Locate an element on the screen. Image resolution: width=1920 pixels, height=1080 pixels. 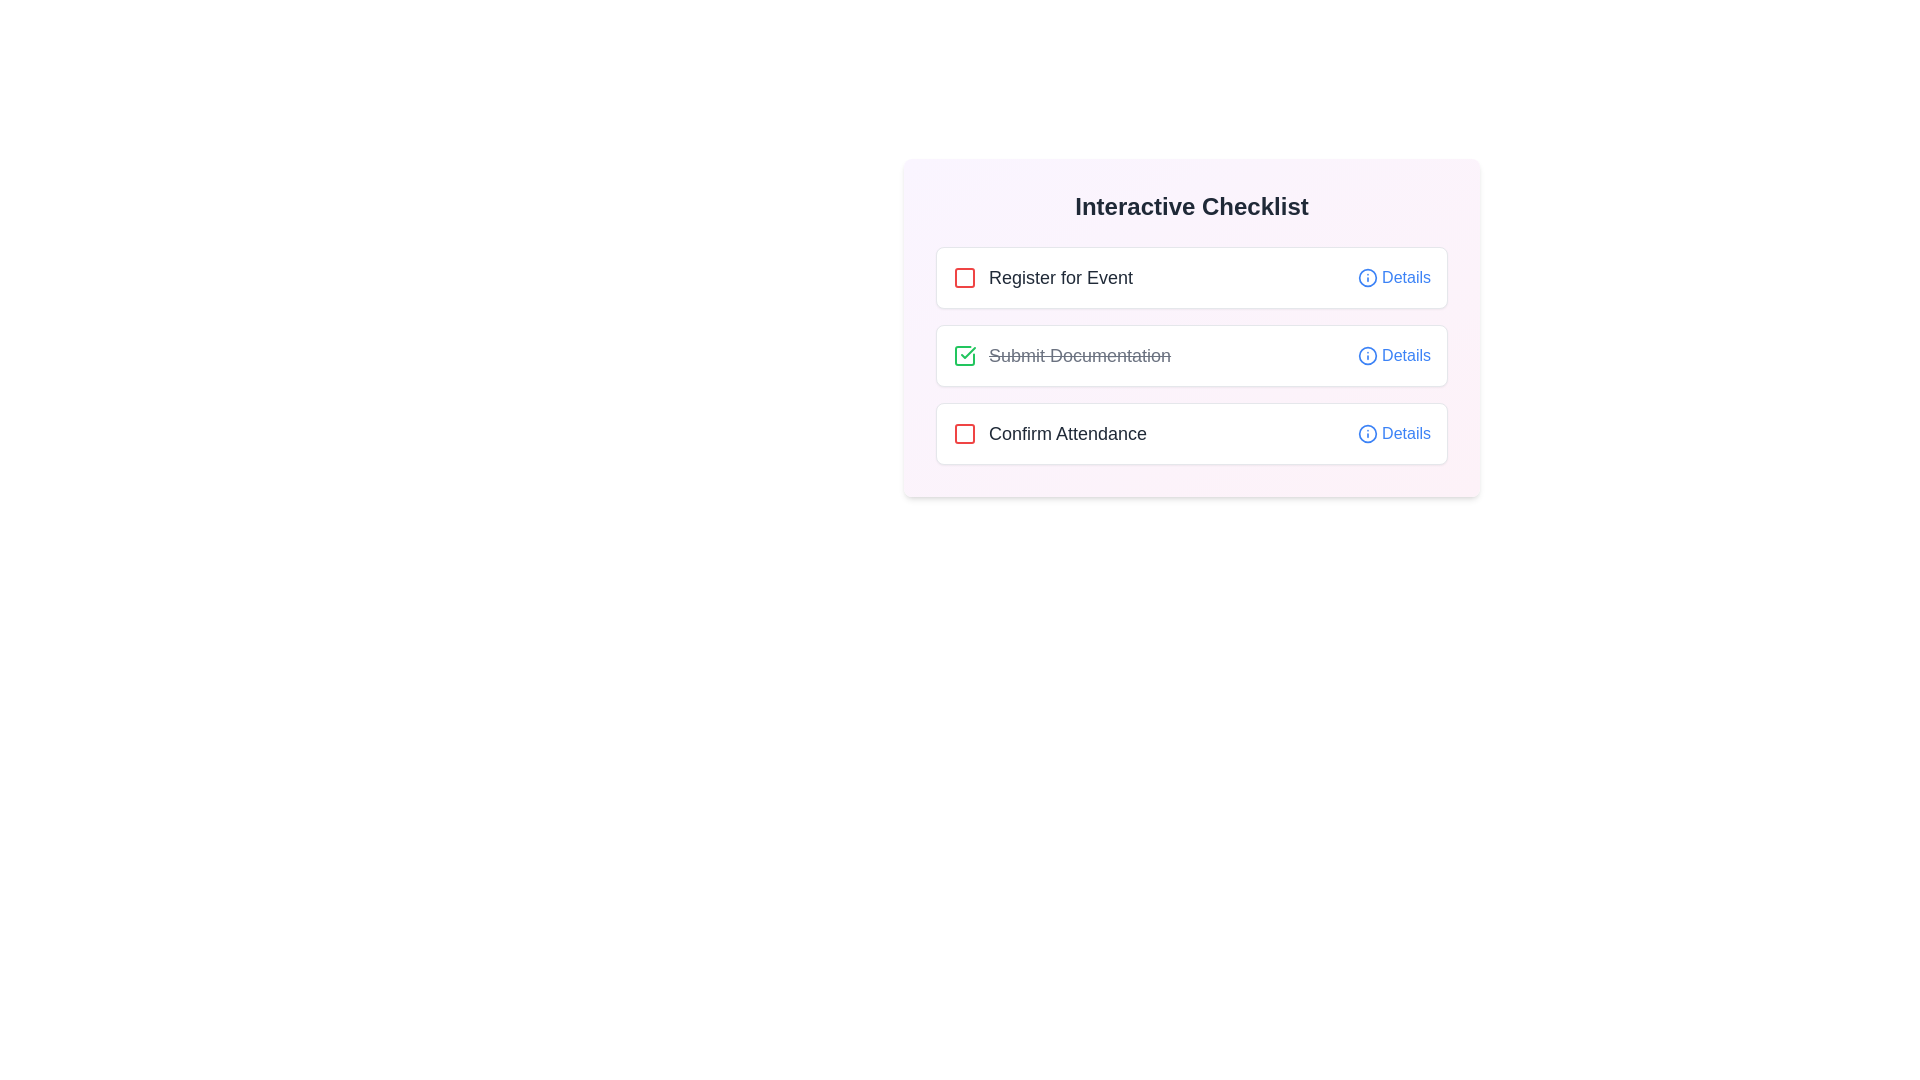
the checkbox labeled 'Confirm Attendance' is located at coordinates (1049, 433).